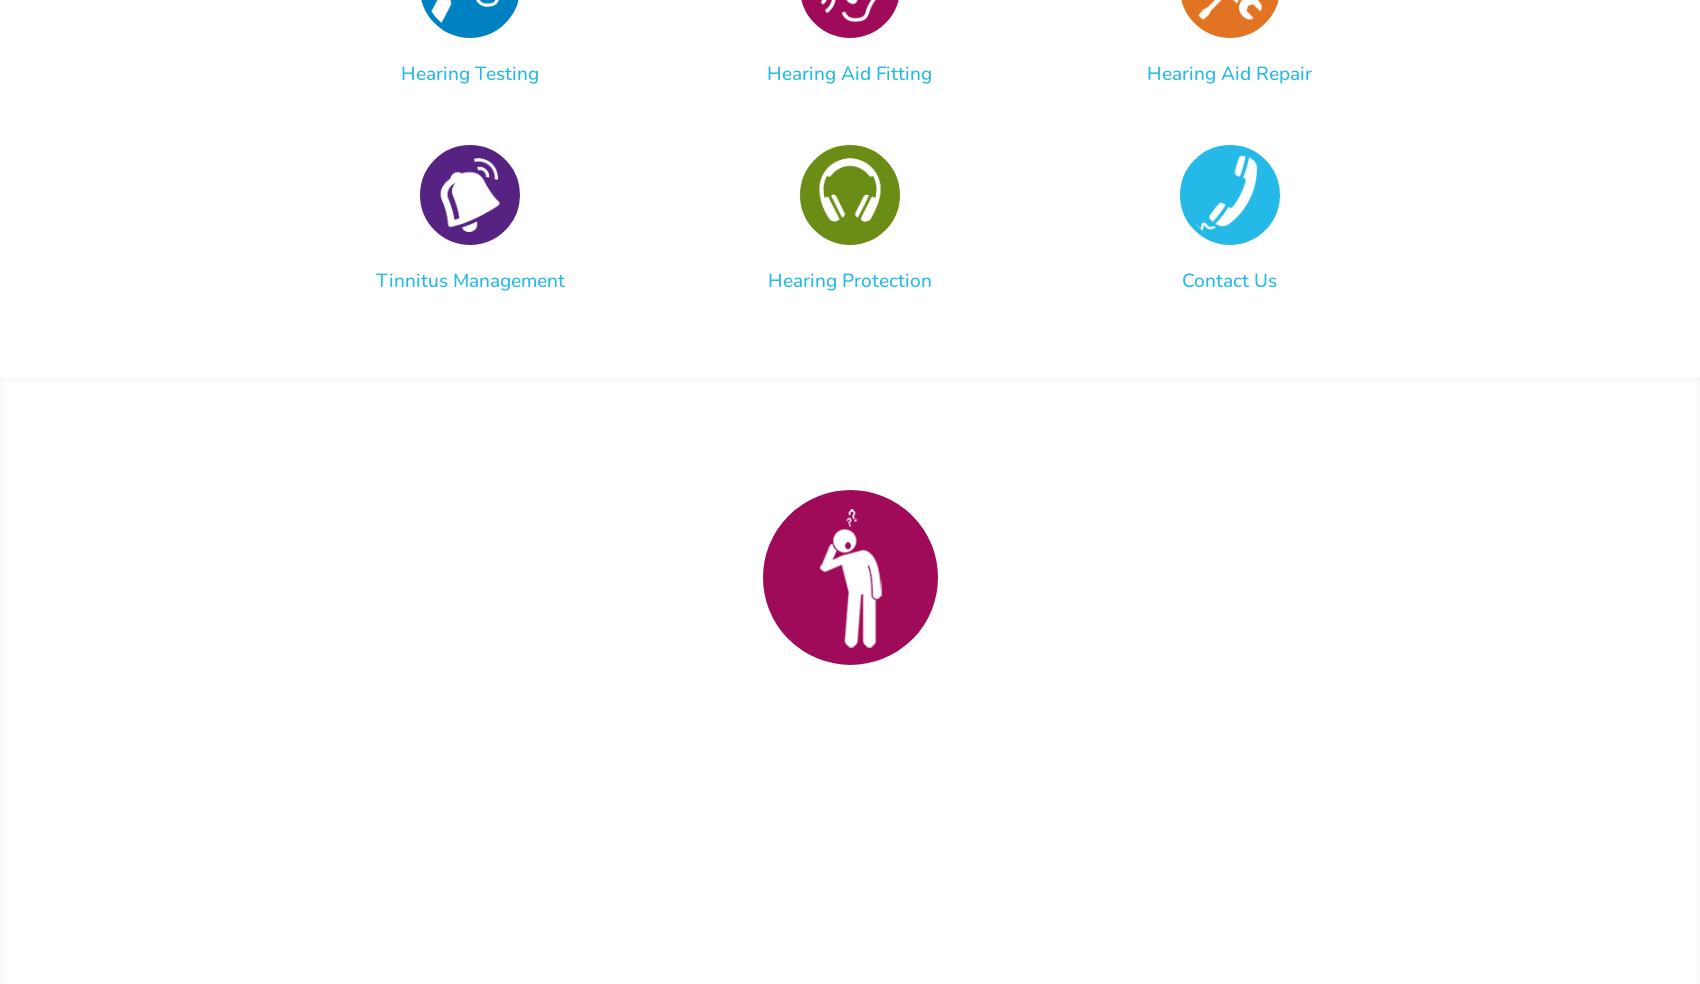  Describe the element at coordinates (845, 814) in the screenshot. I see `'Hearing loss is the third most common physical health problem'` at that location.